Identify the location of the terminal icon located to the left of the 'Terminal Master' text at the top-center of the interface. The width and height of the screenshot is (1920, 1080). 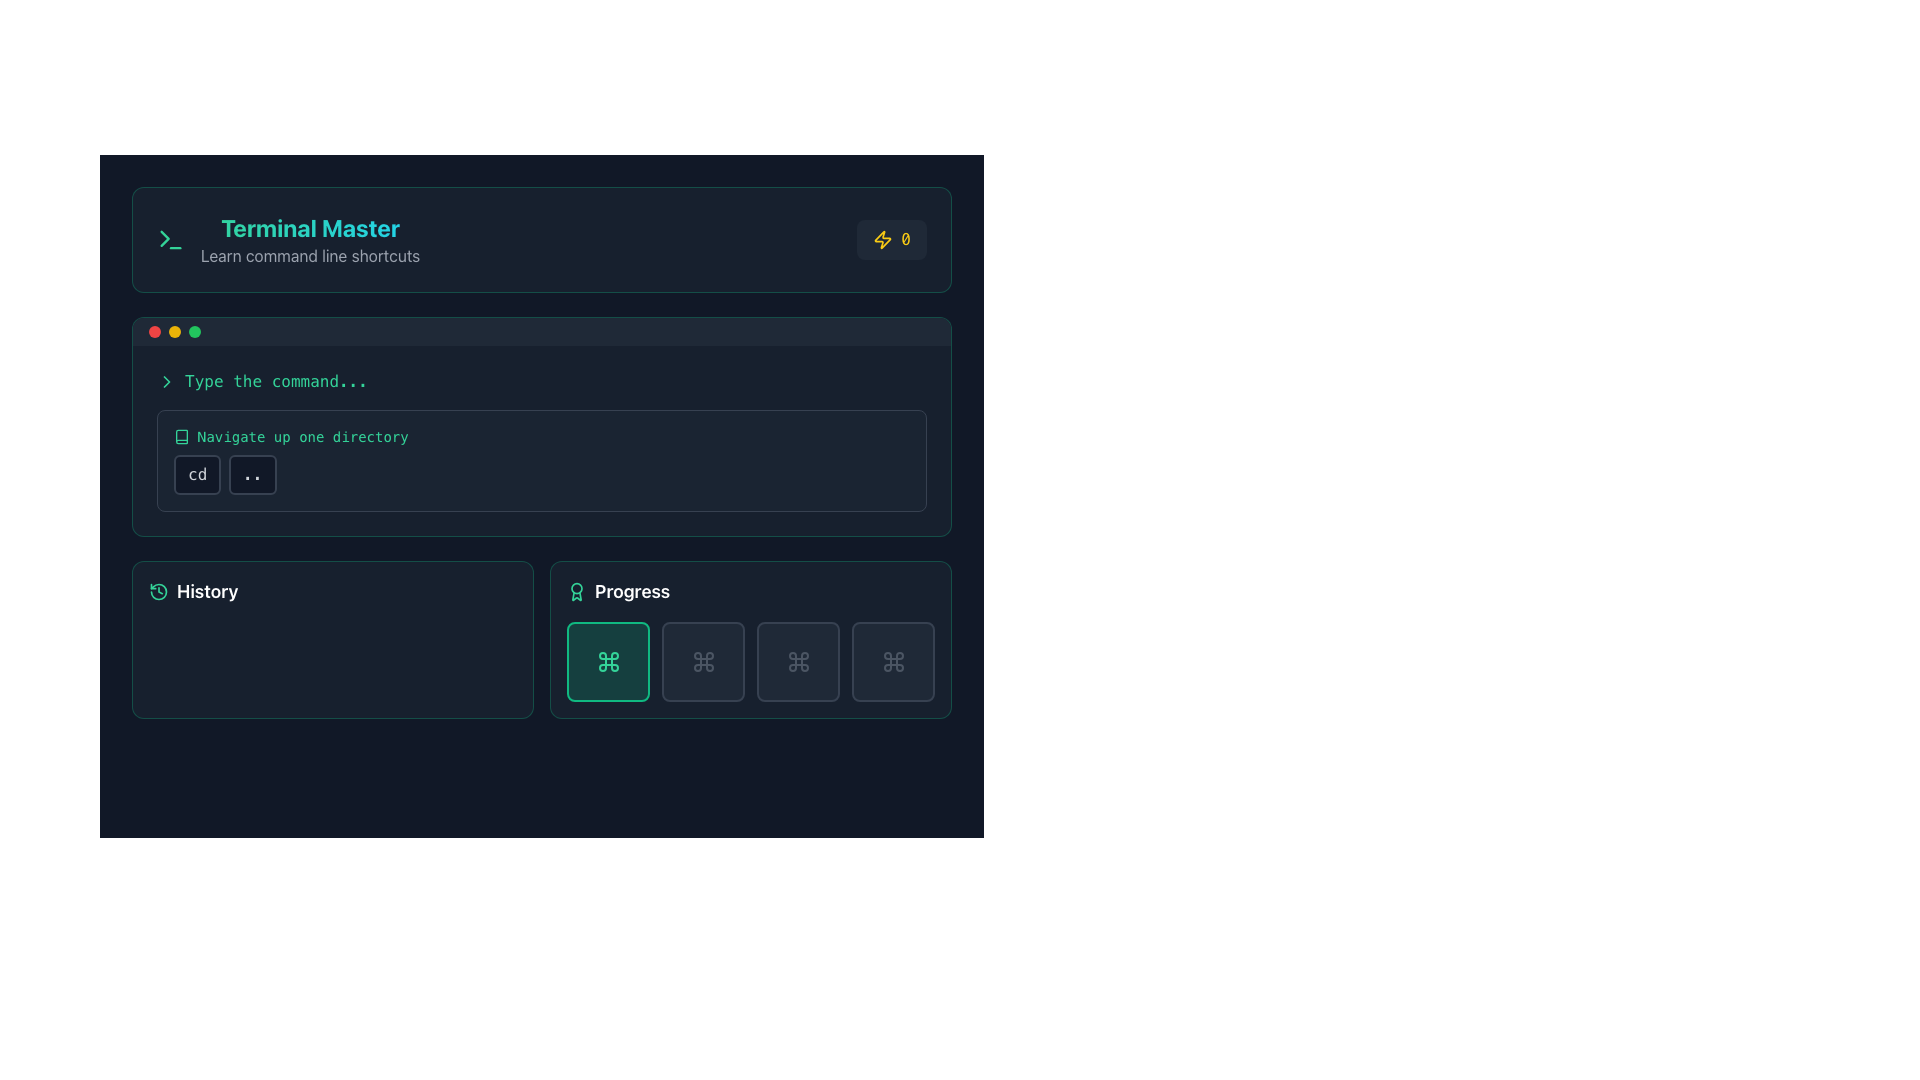
(171, 238).